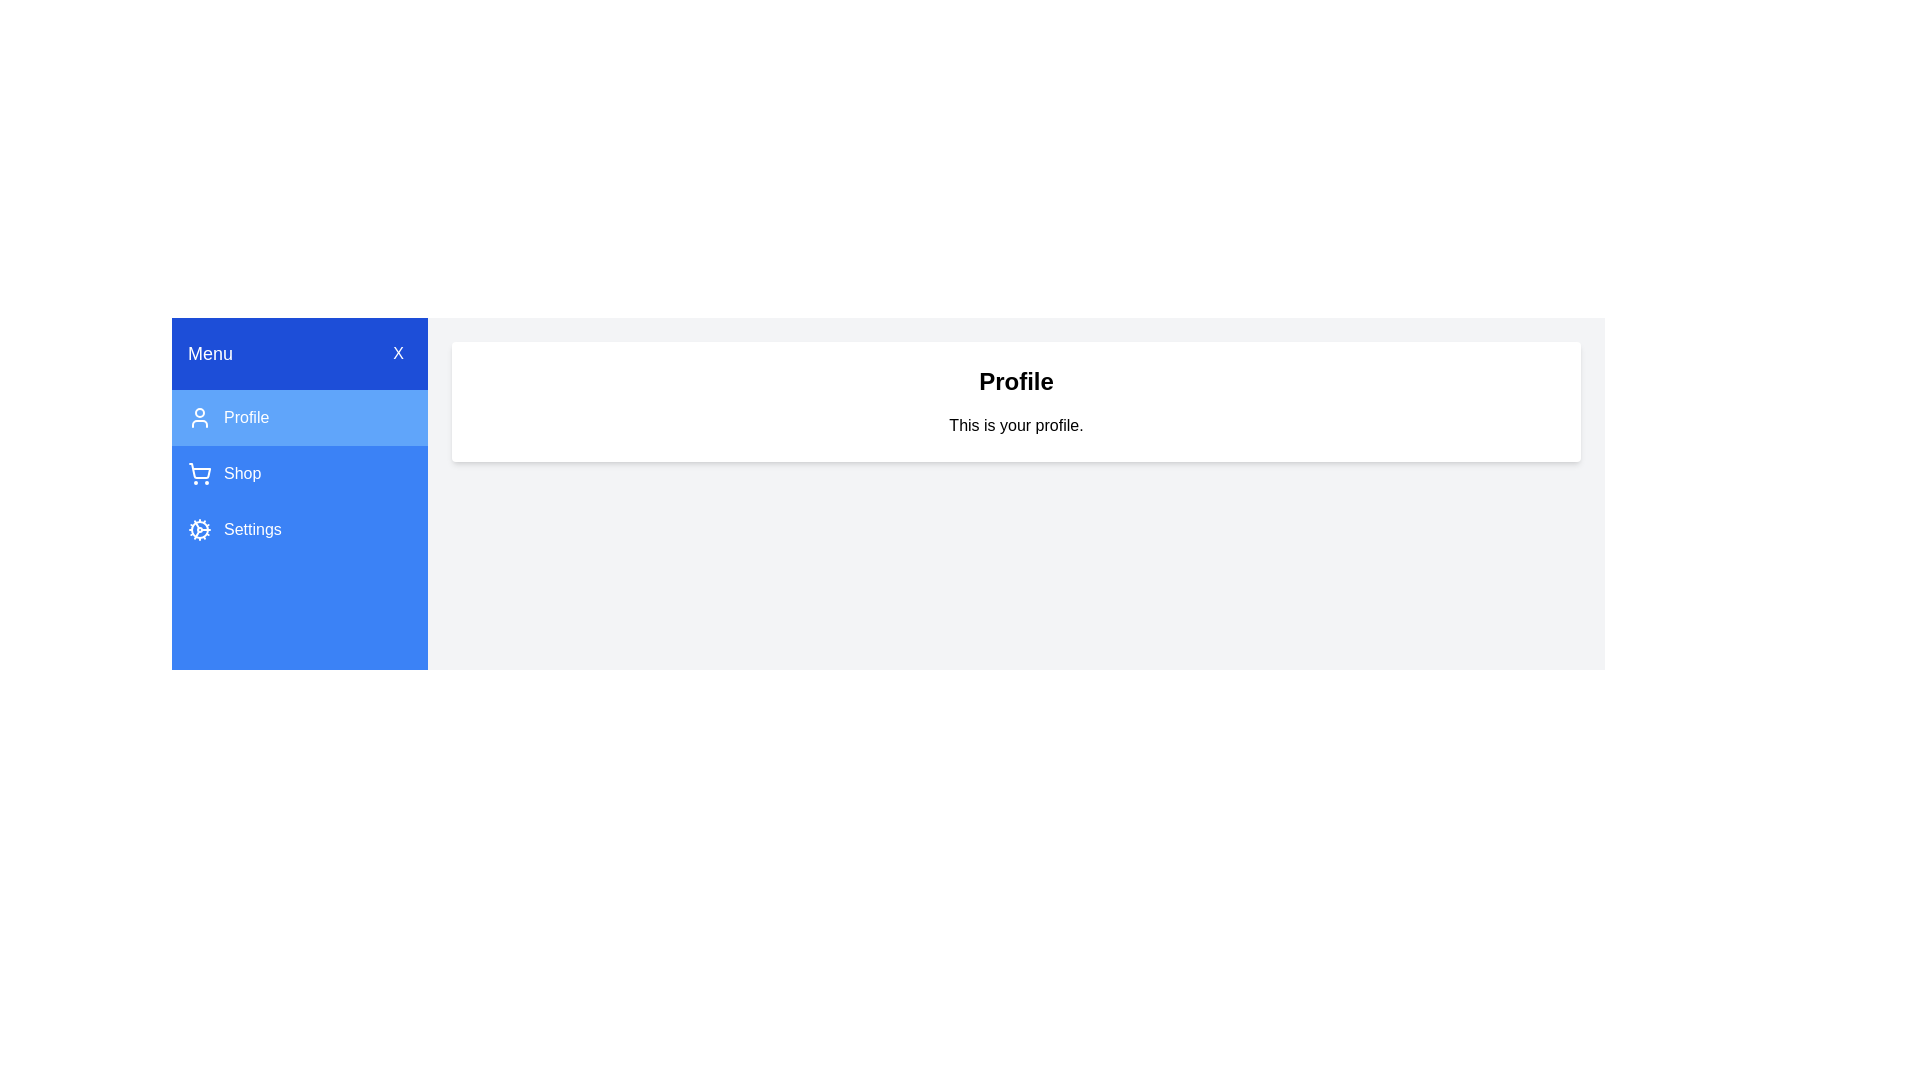 Image resolution: width=1920 pixels, height=1080 pixels. Describe the element at coordinates (298, 474) in the screenshot. I see `the tab labeled Shop to view its content` at that location.